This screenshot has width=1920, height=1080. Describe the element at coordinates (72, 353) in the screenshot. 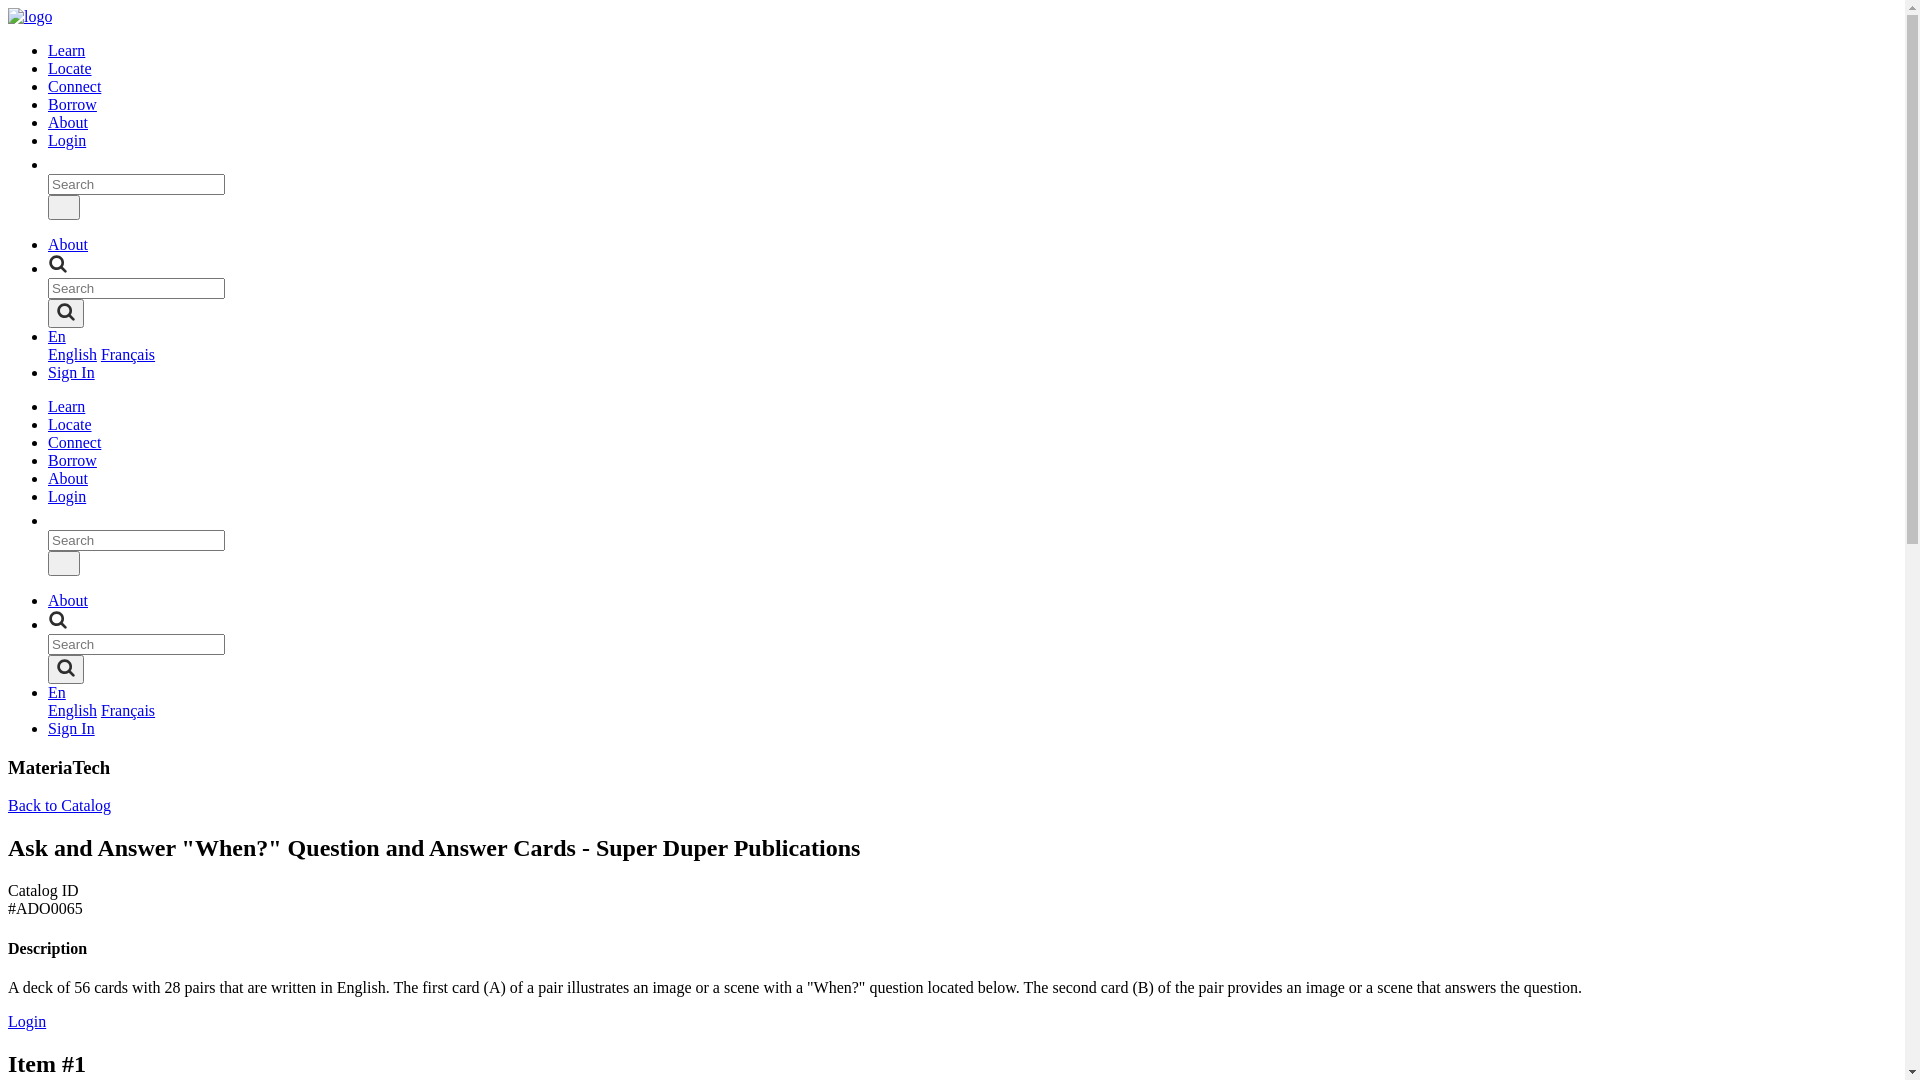

I see `'English'` at that location.